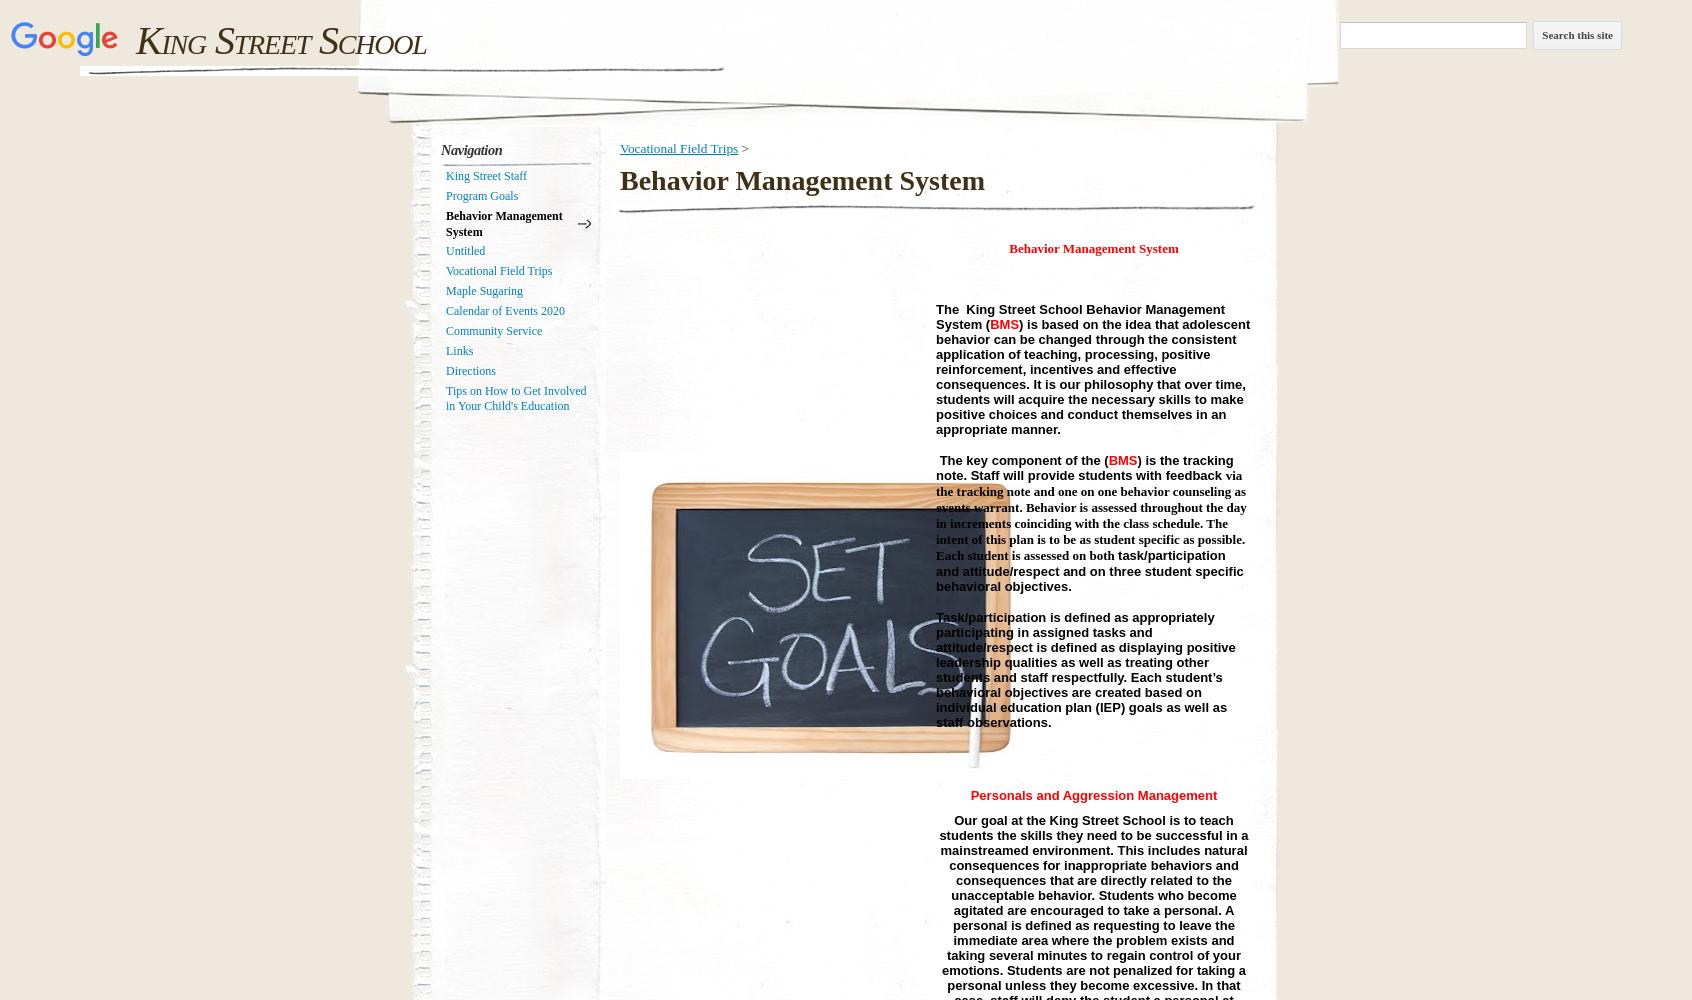 This screenshot has height=1000, width=1692. What do you see at coordinates (483, 290) in the screenshot?
I see `'Maple Sugaring'` at bounding box center [483, 290].